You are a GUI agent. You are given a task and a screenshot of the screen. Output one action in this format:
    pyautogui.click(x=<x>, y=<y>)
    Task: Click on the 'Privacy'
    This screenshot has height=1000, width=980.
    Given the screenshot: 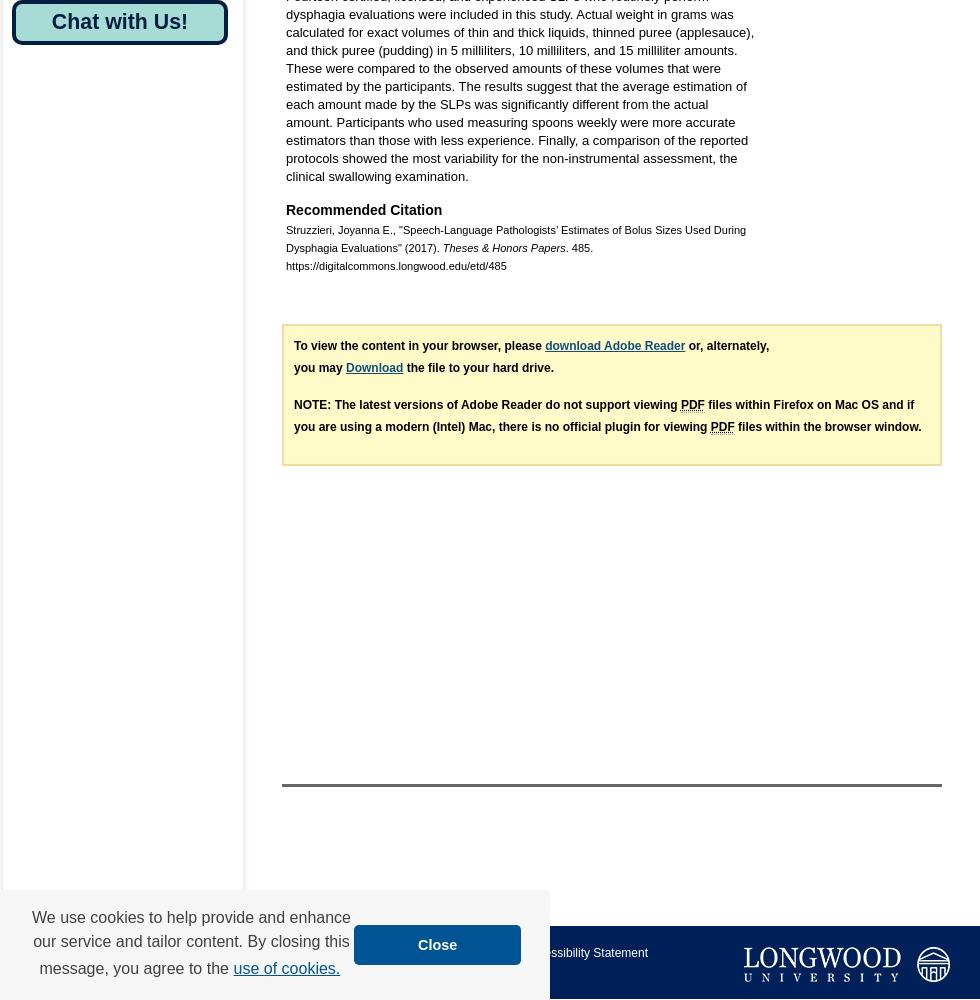 What is the action you would take?
    pyautogui.click(x=288, y=971)
    